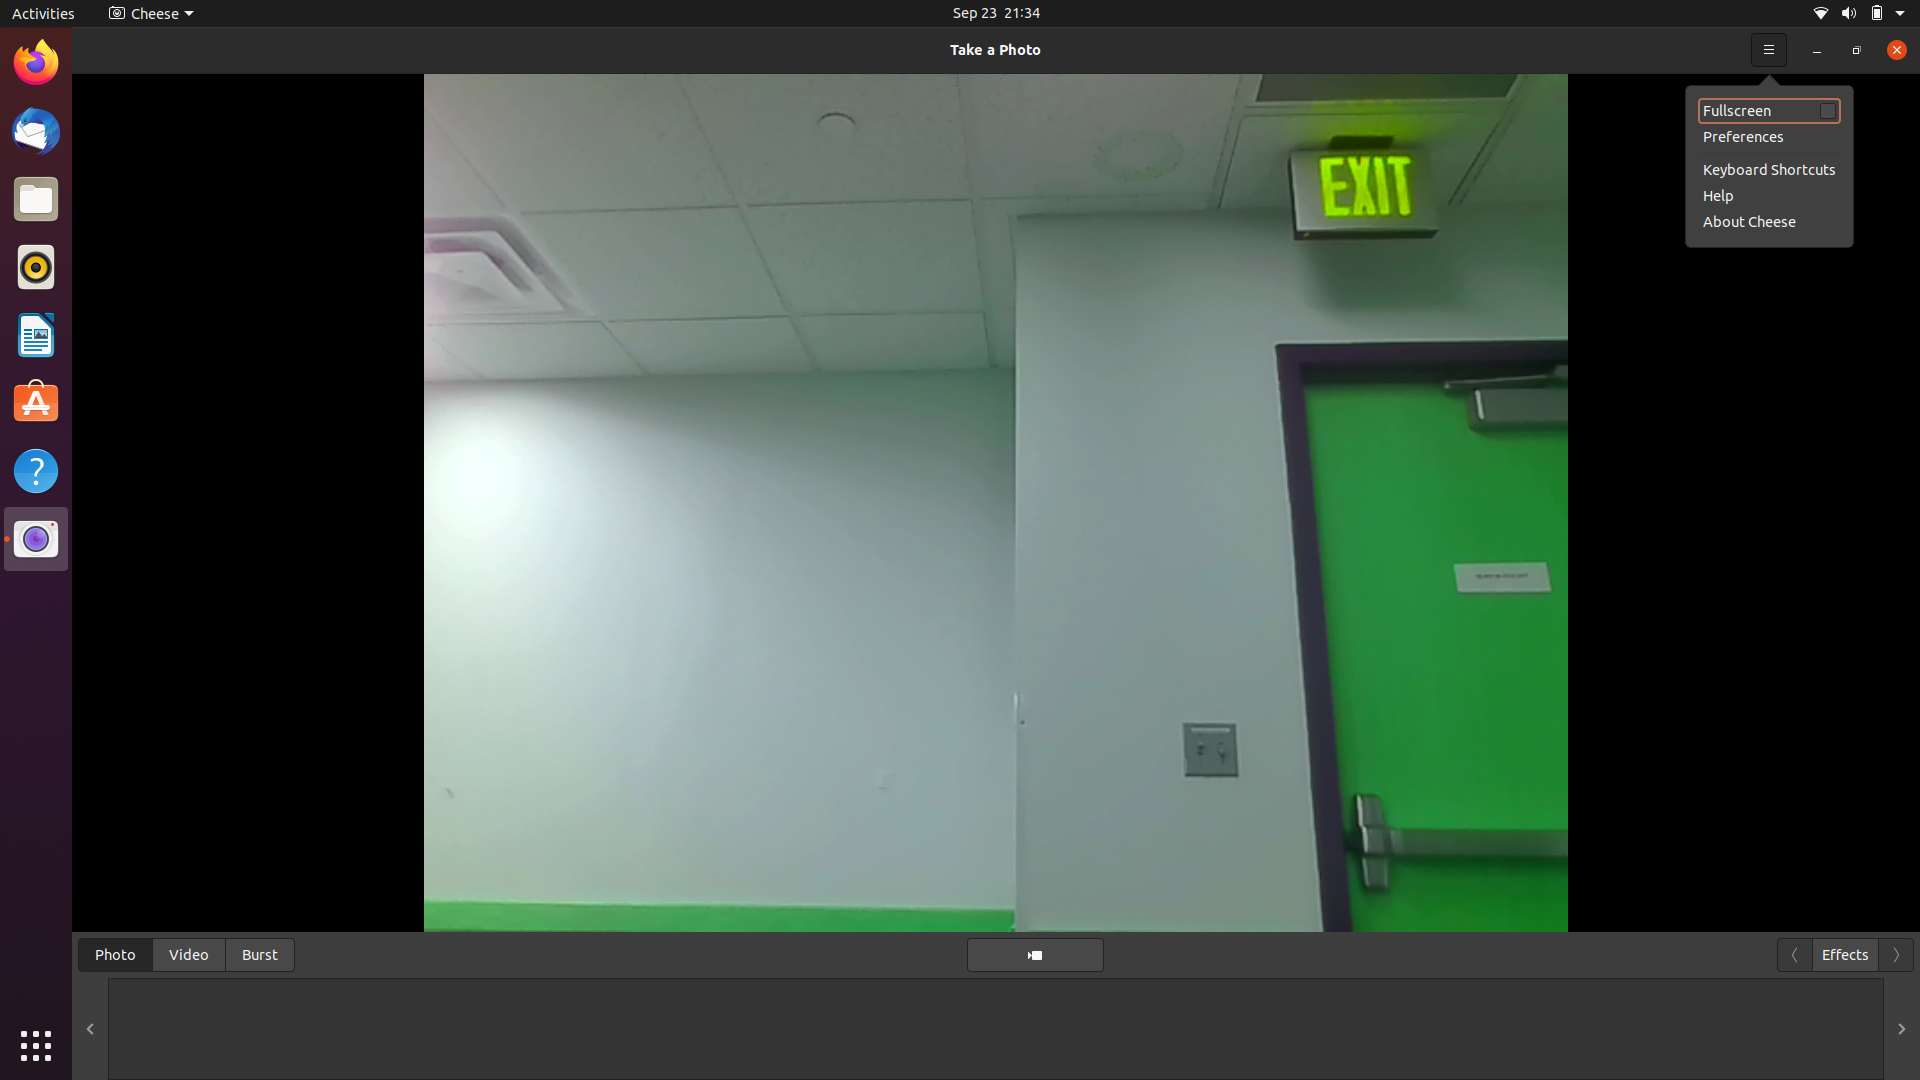 Image resolution: width=1920 pixels, height=1080 pixels. I want to click on Close the camera window, so click(1890, 48).